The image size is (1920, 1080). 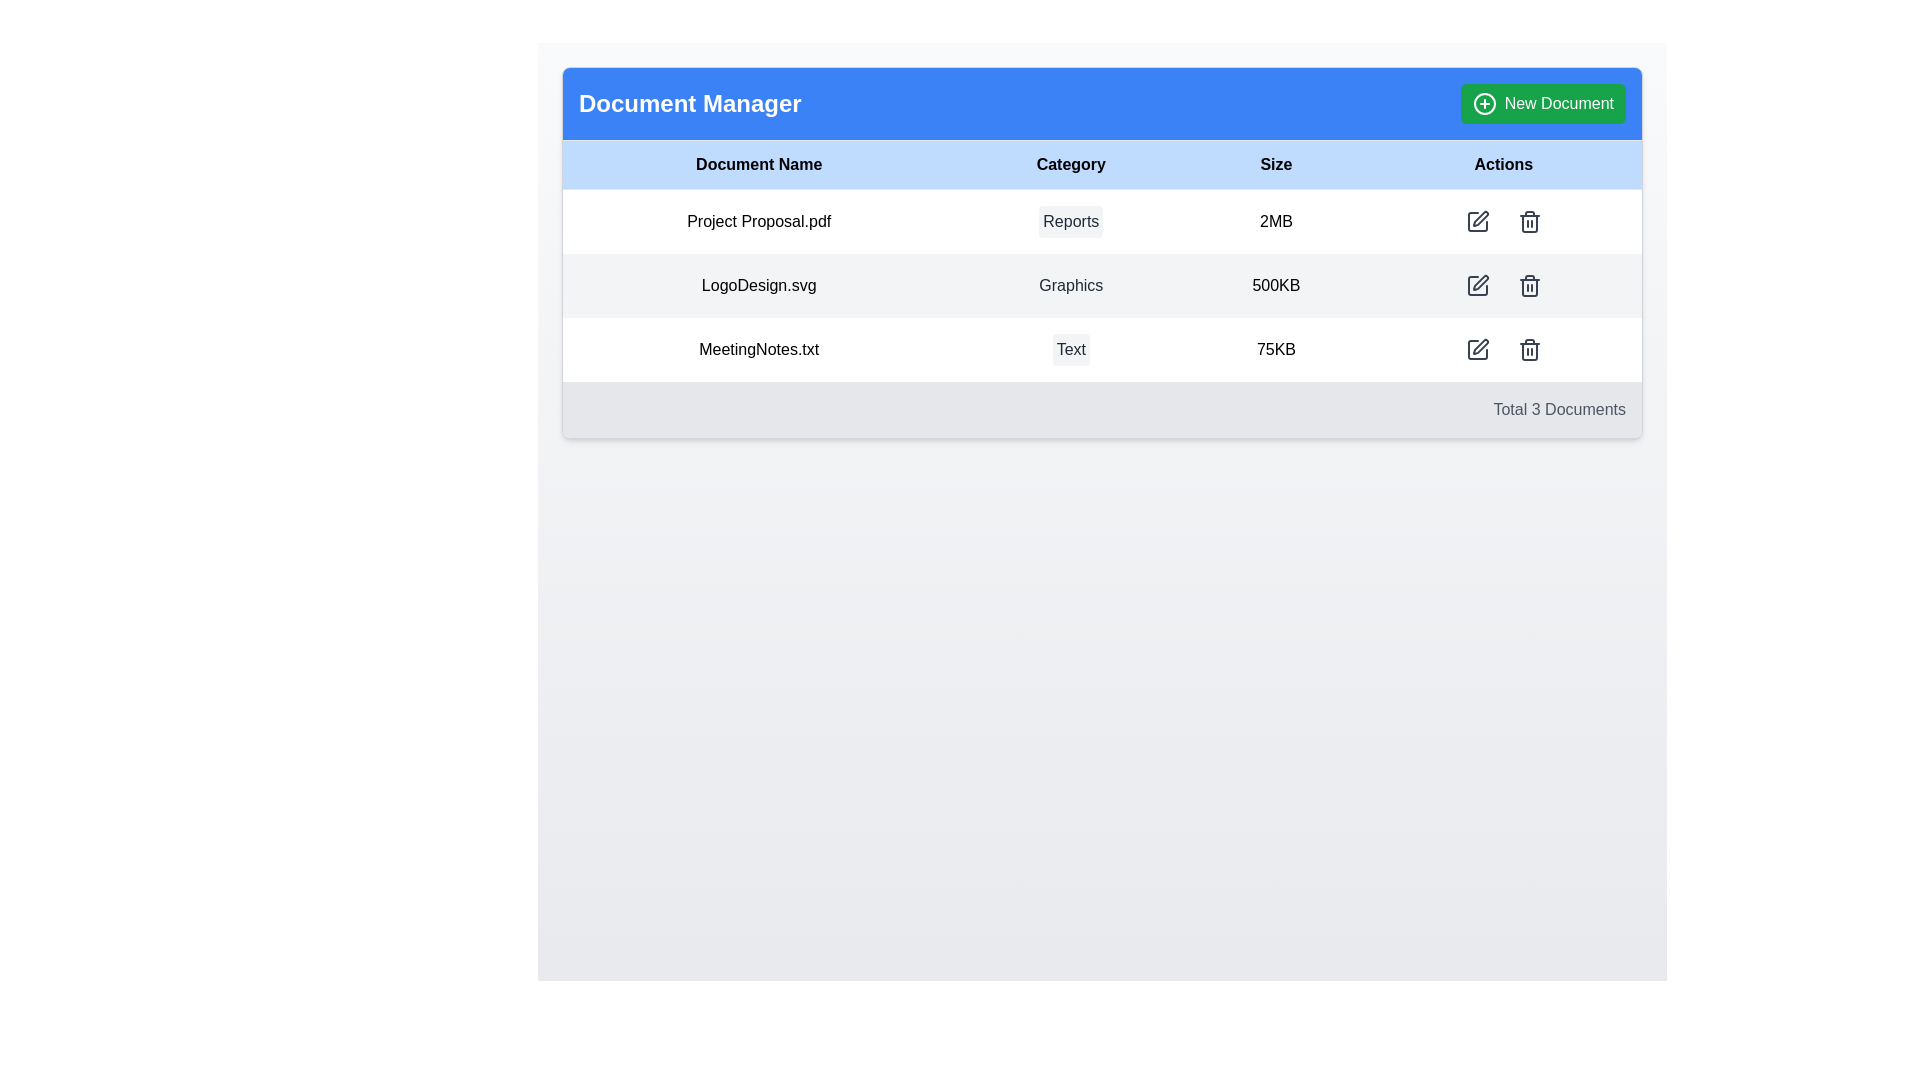 I want to click on the trash bin icon button located in the 'Actions' column of the first row in the table of documents, so click(x=1528, y=222).